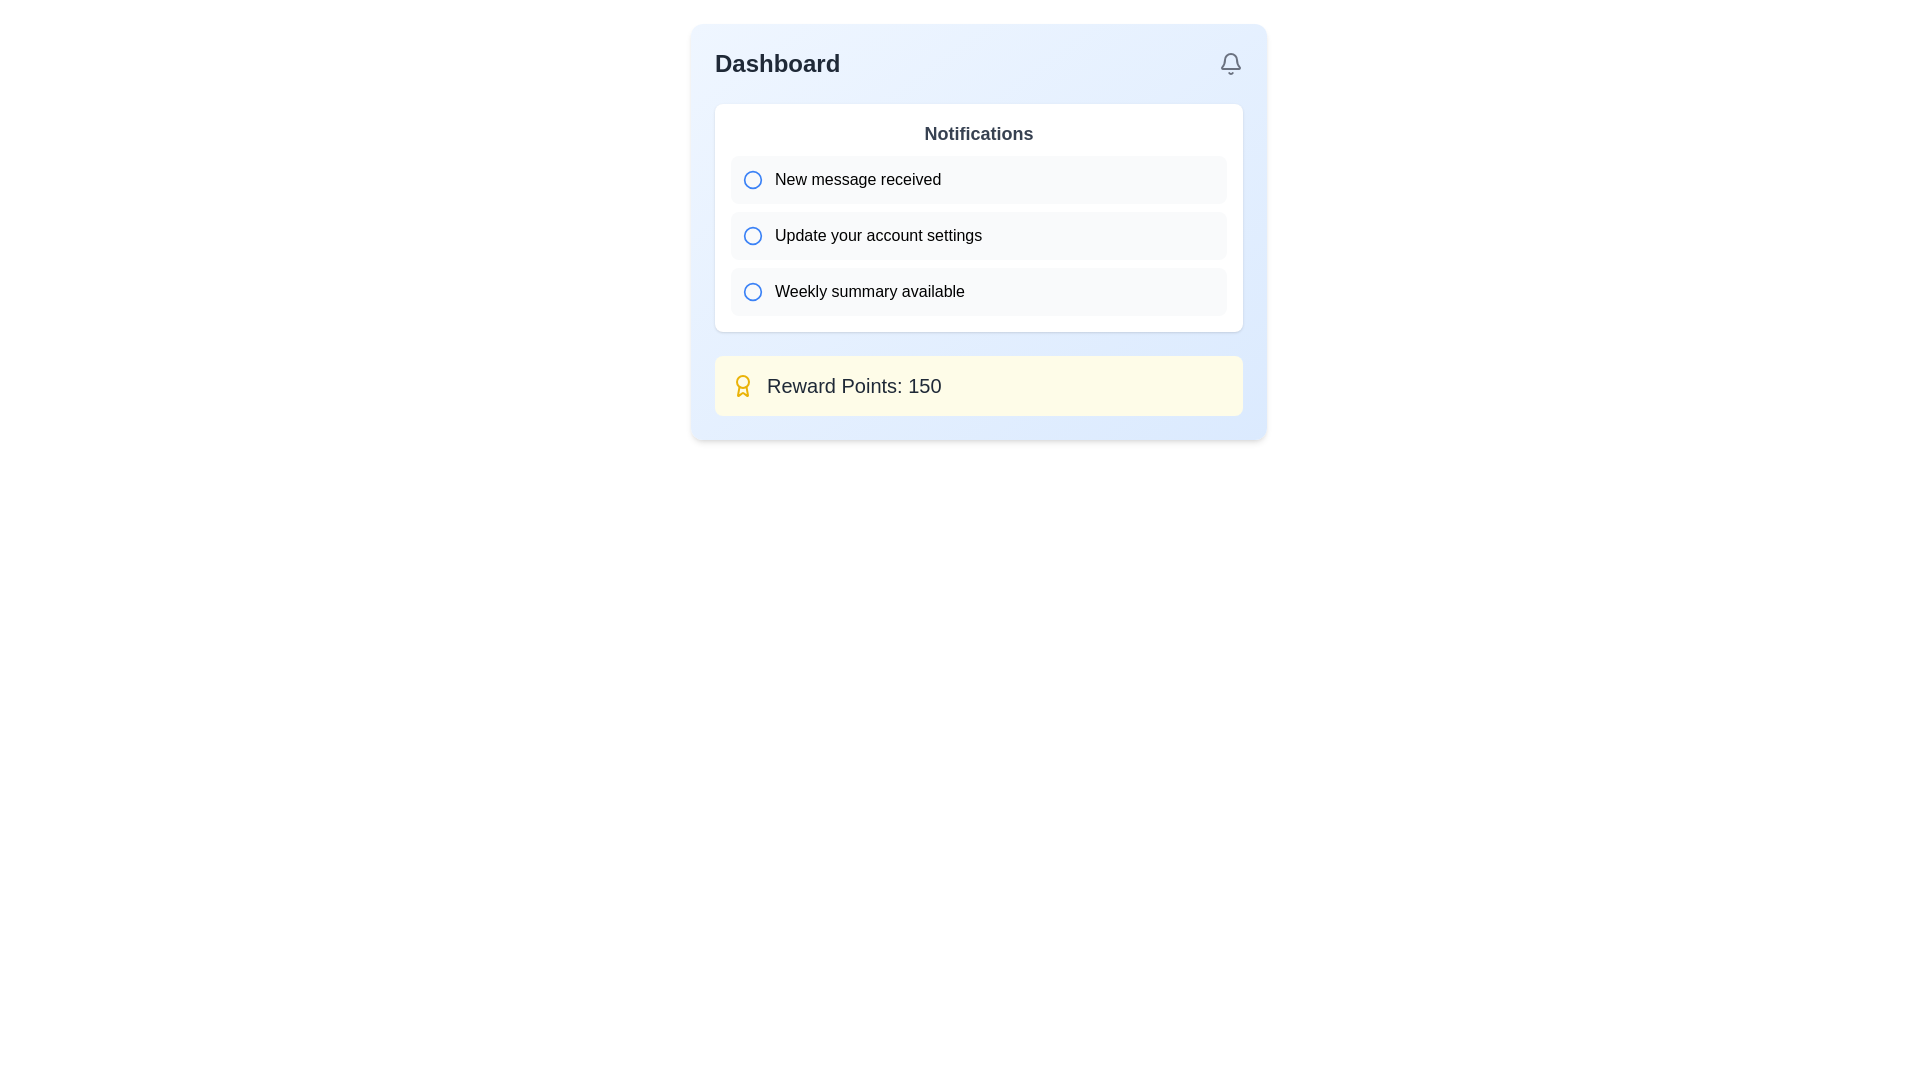  Describe the element at coordinates (752, 234) in the screenshot. I see `the second circular indicator in the notification list, which is located to the left of the text 'Update your account settings'` at that location.